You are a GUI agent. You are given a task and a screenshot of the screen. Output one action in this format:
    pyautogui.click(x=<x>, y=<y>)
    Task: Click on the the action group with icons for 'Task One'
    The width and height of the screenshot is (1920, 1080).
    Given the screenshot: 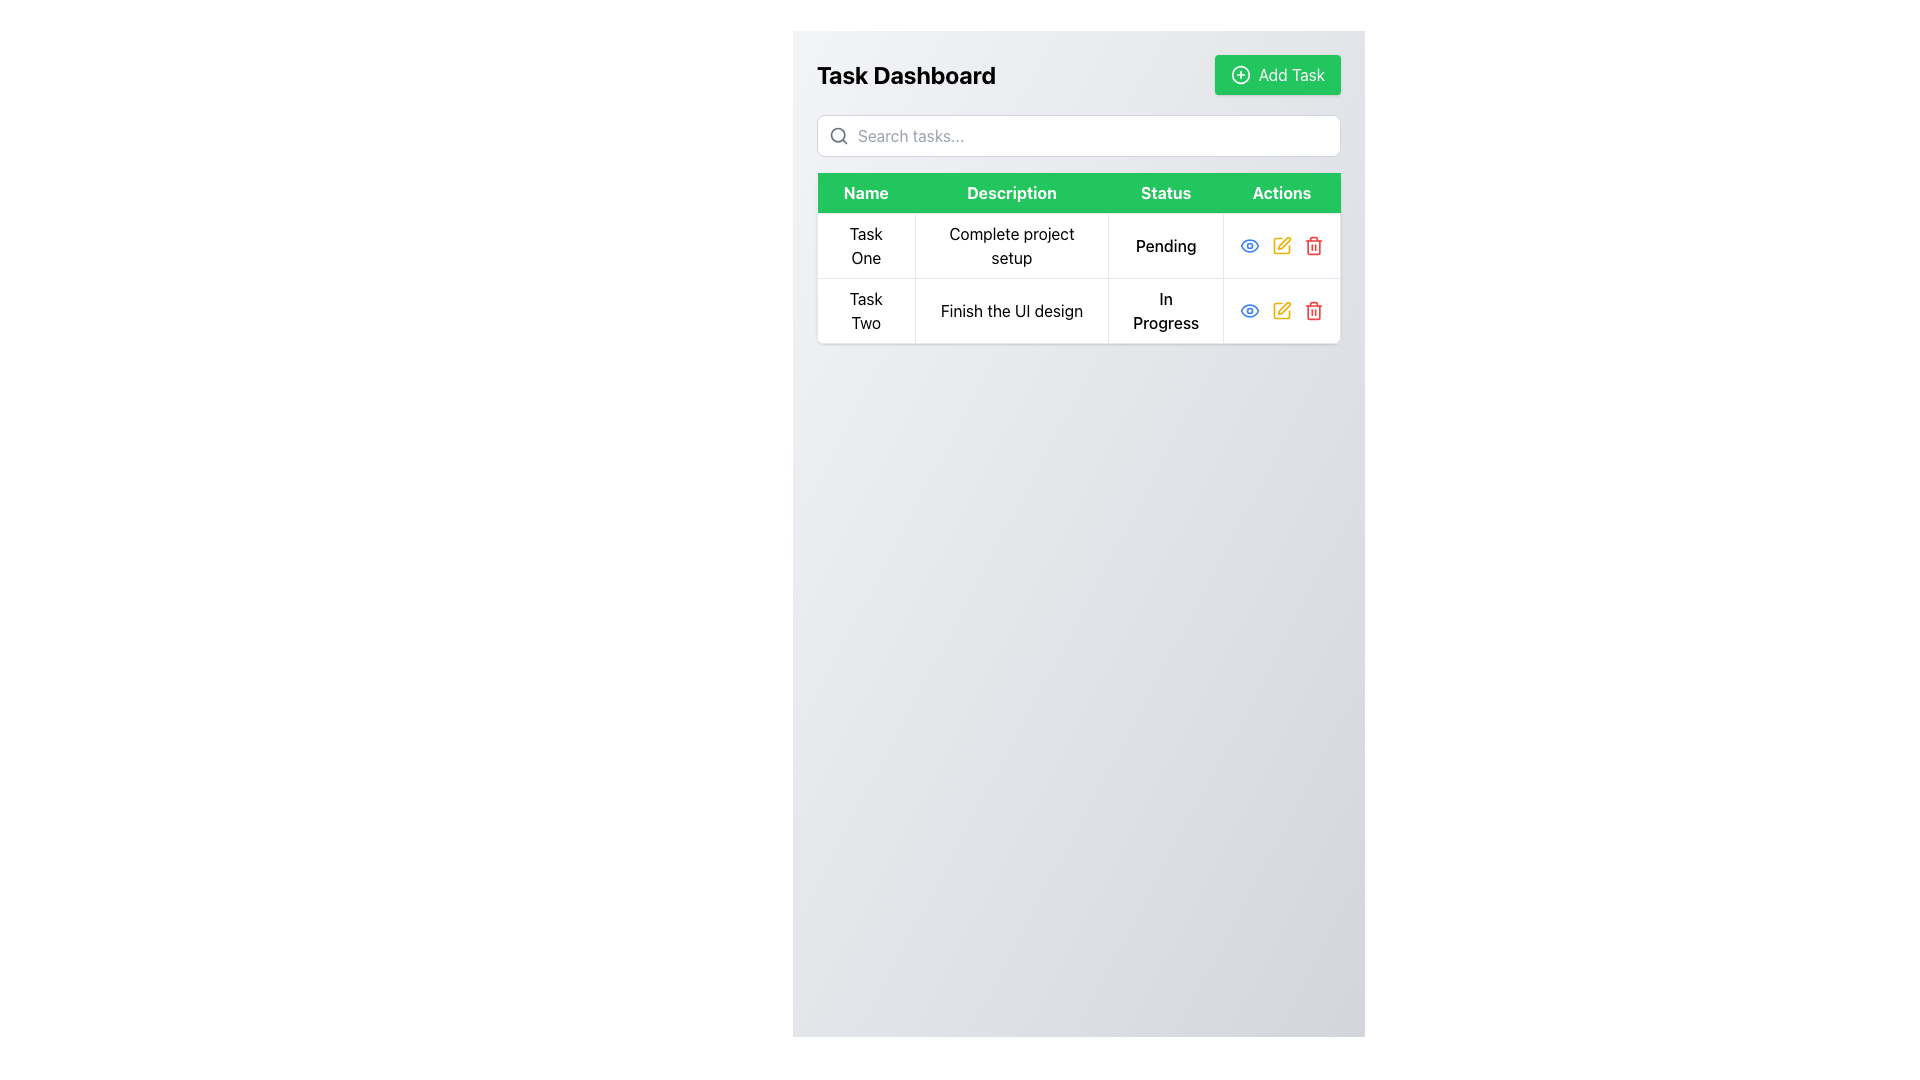 What is the action you would take?
    pyautogui.click(x=1281, y=245)
    